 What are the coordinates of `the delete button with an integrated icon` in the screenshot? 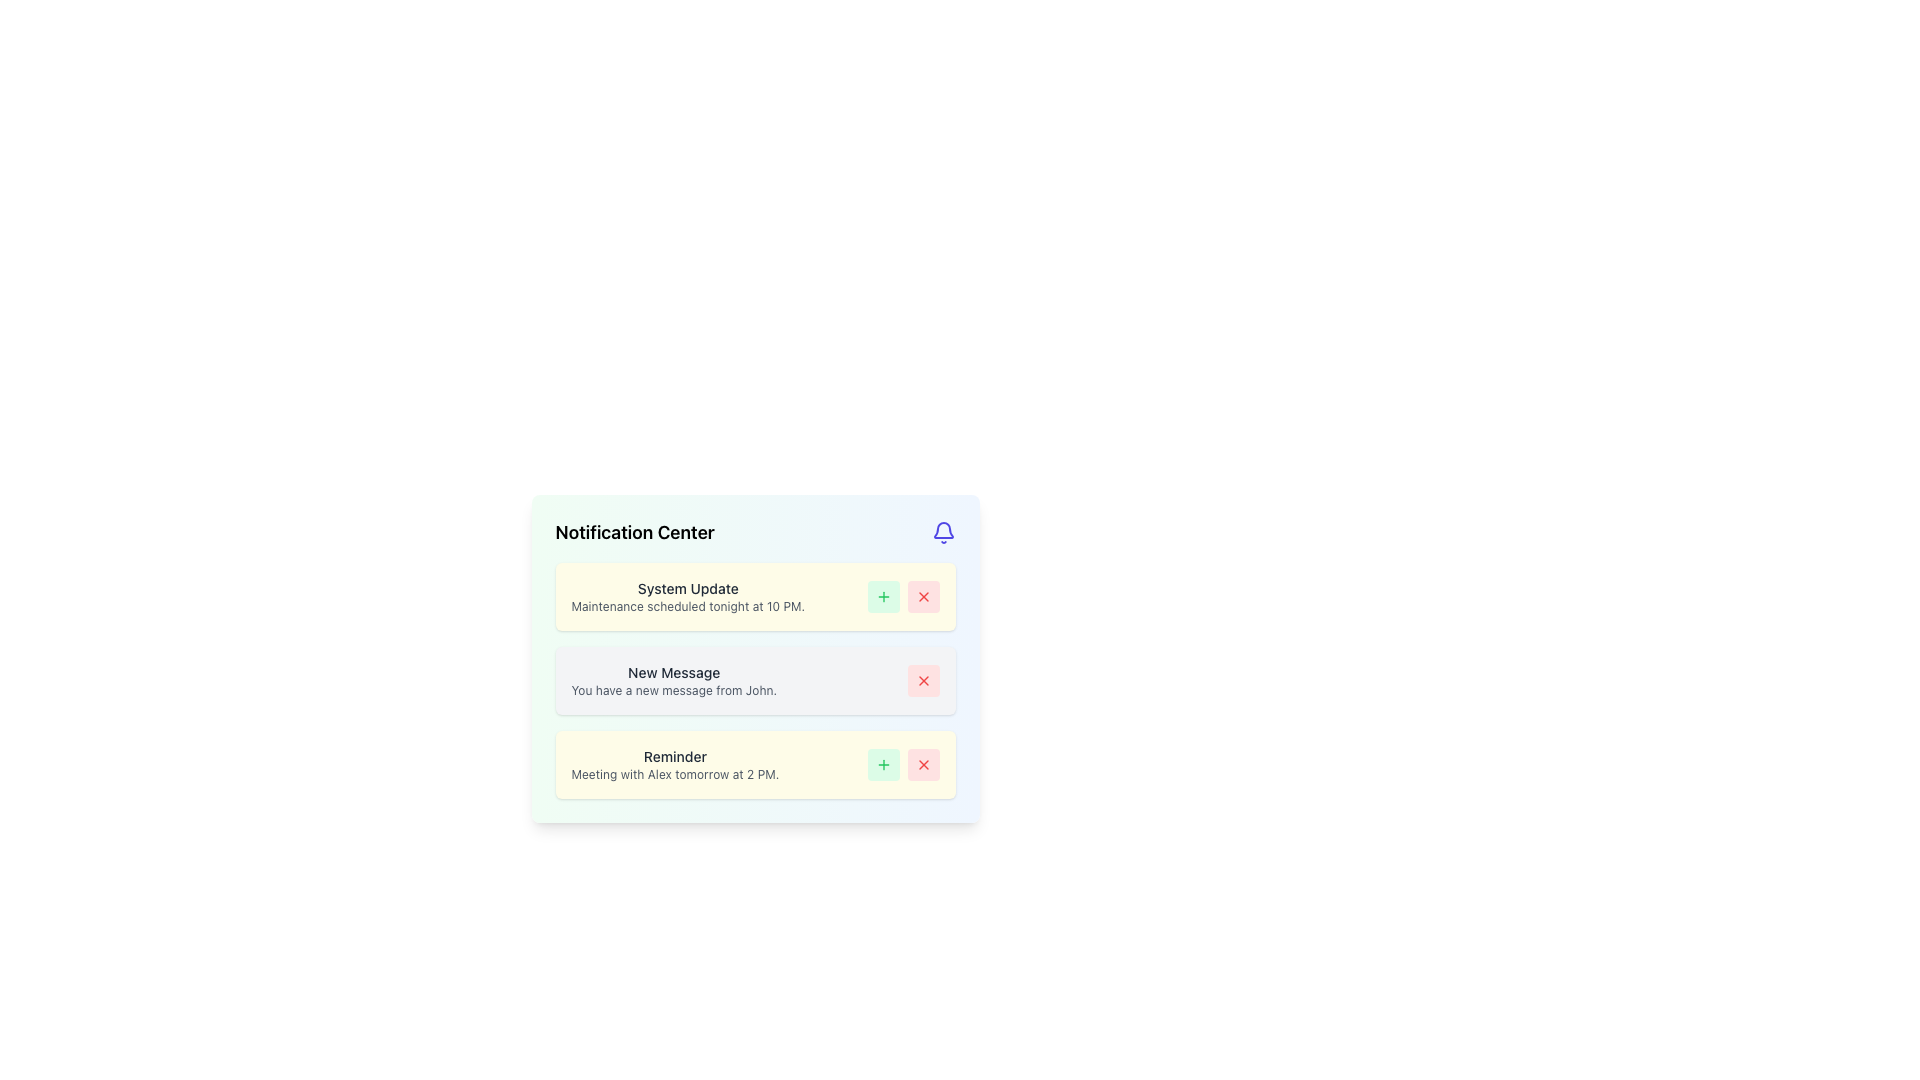 It's located at (922, 596).